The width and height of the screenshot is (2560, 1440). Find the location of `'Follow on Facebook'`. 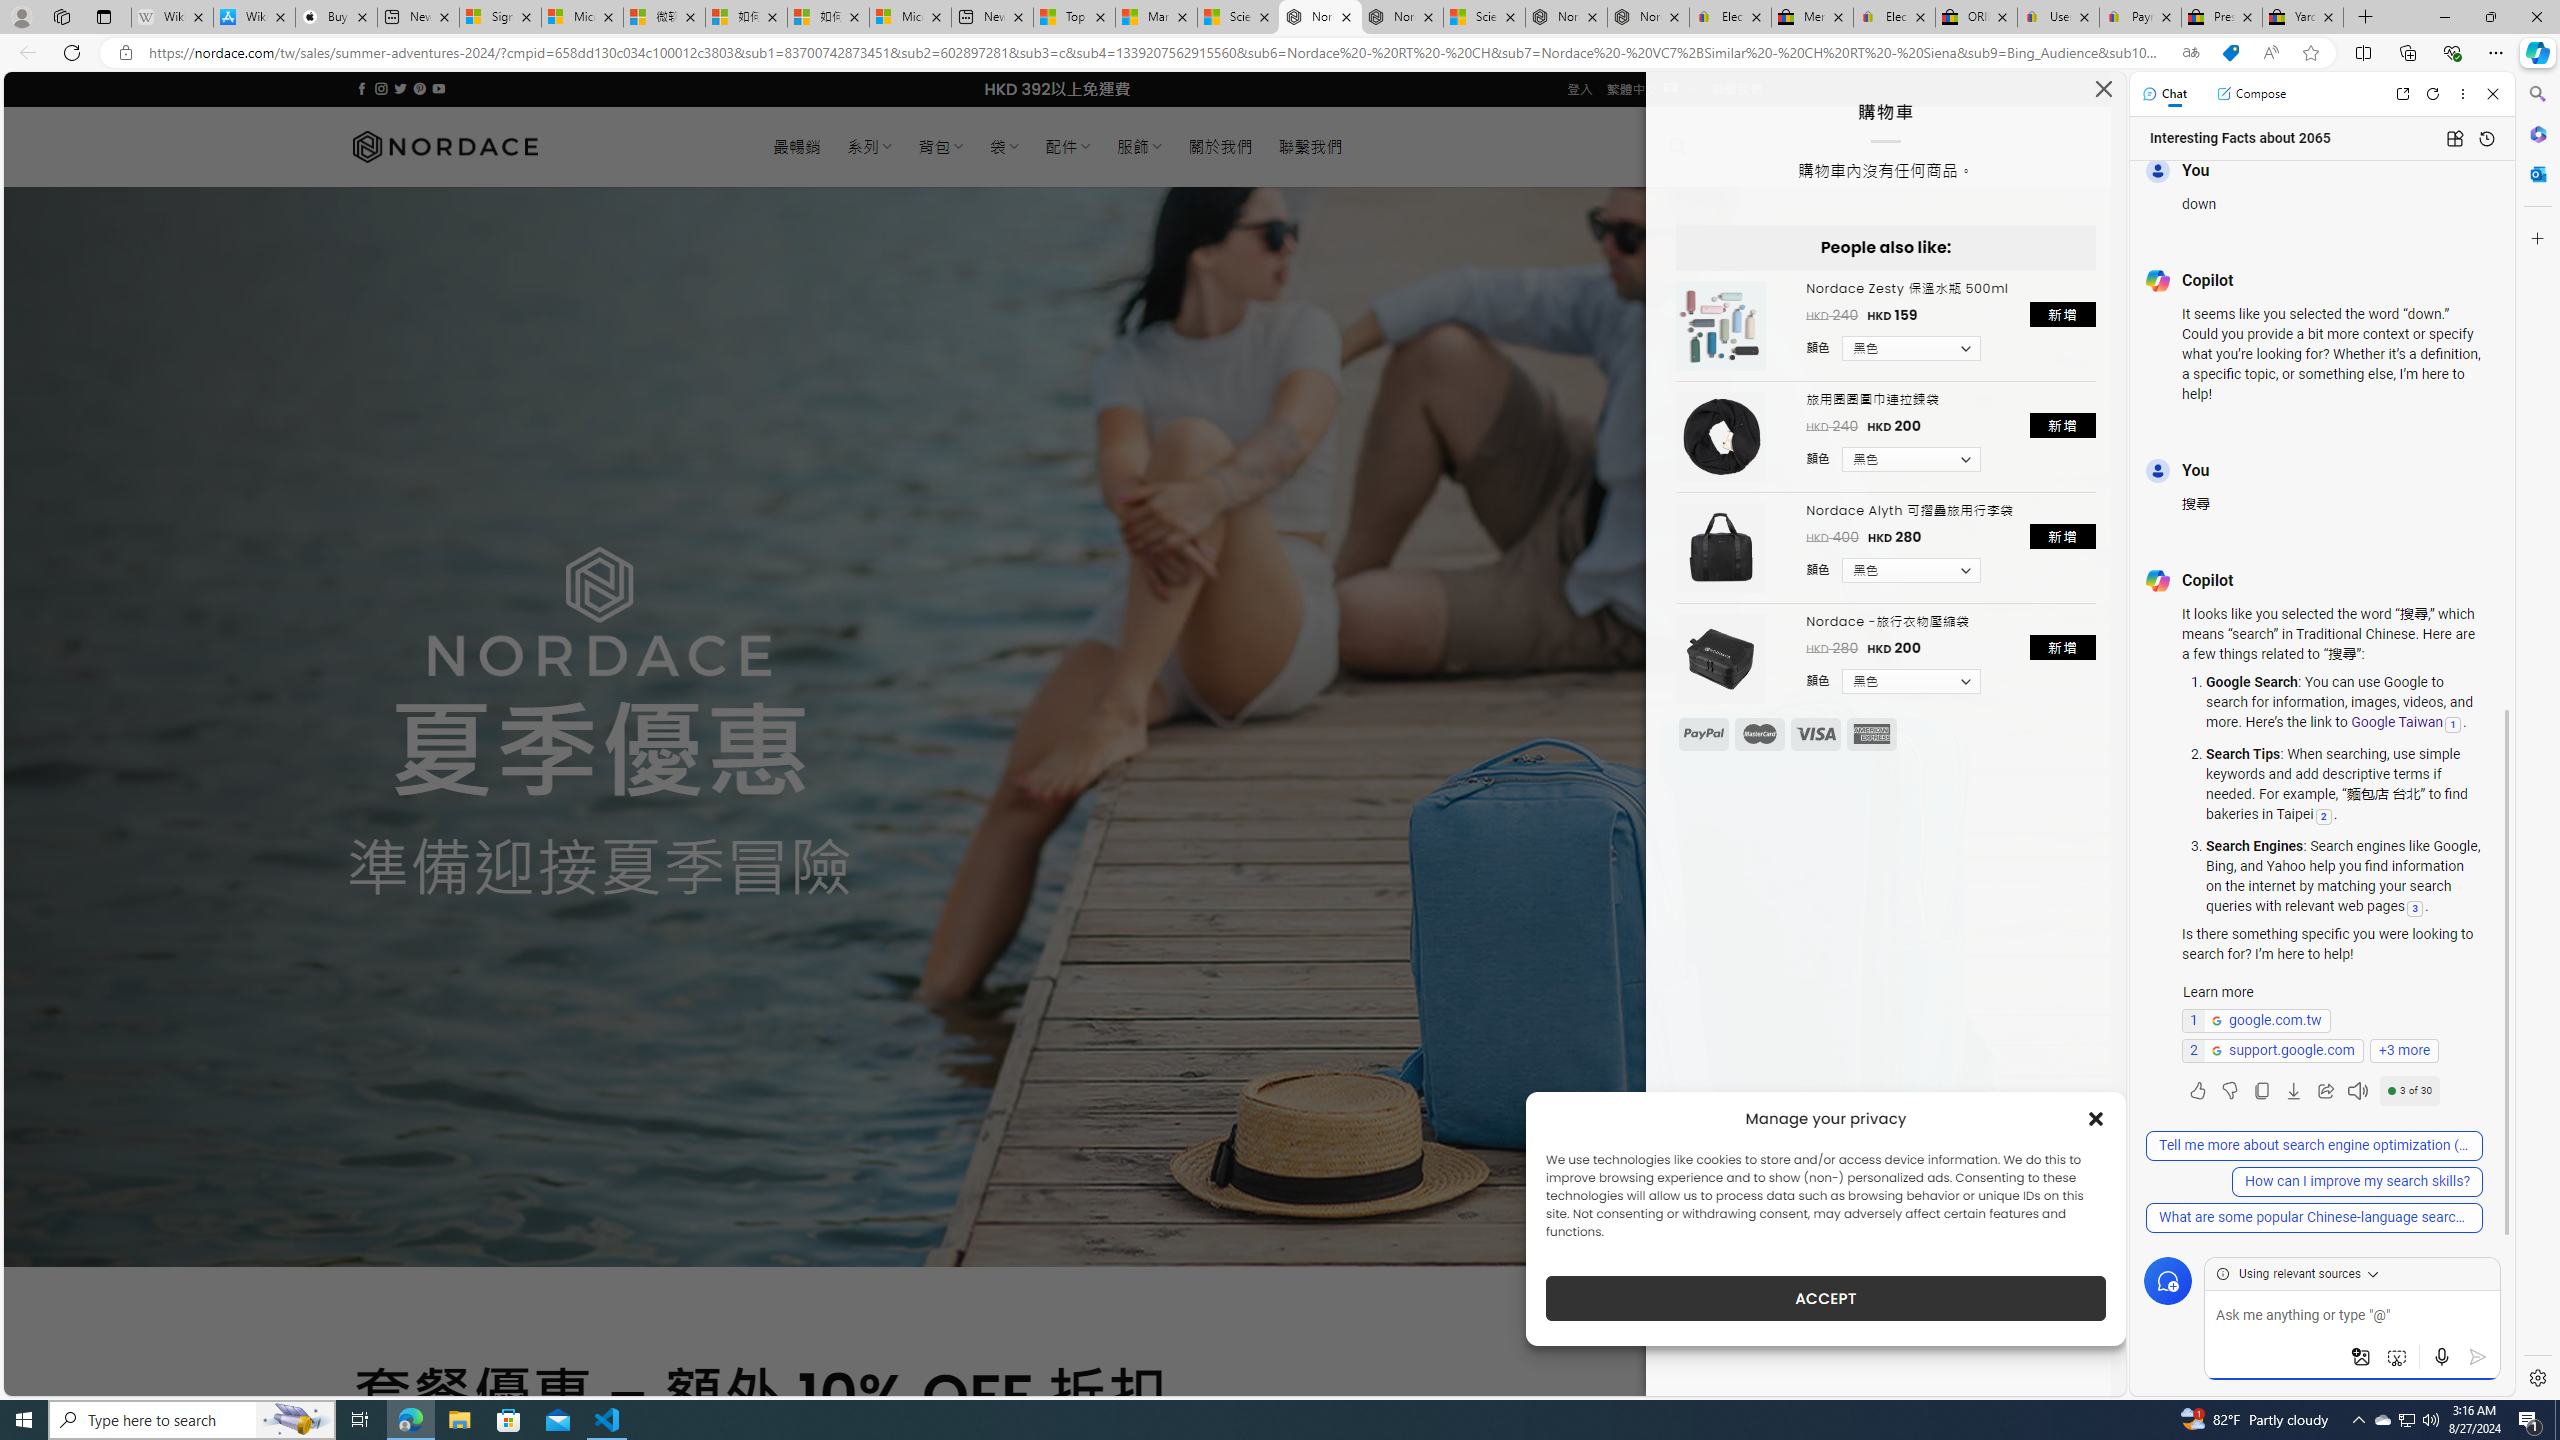

'Follow on Facebook' is located at coordinates (362, 88).